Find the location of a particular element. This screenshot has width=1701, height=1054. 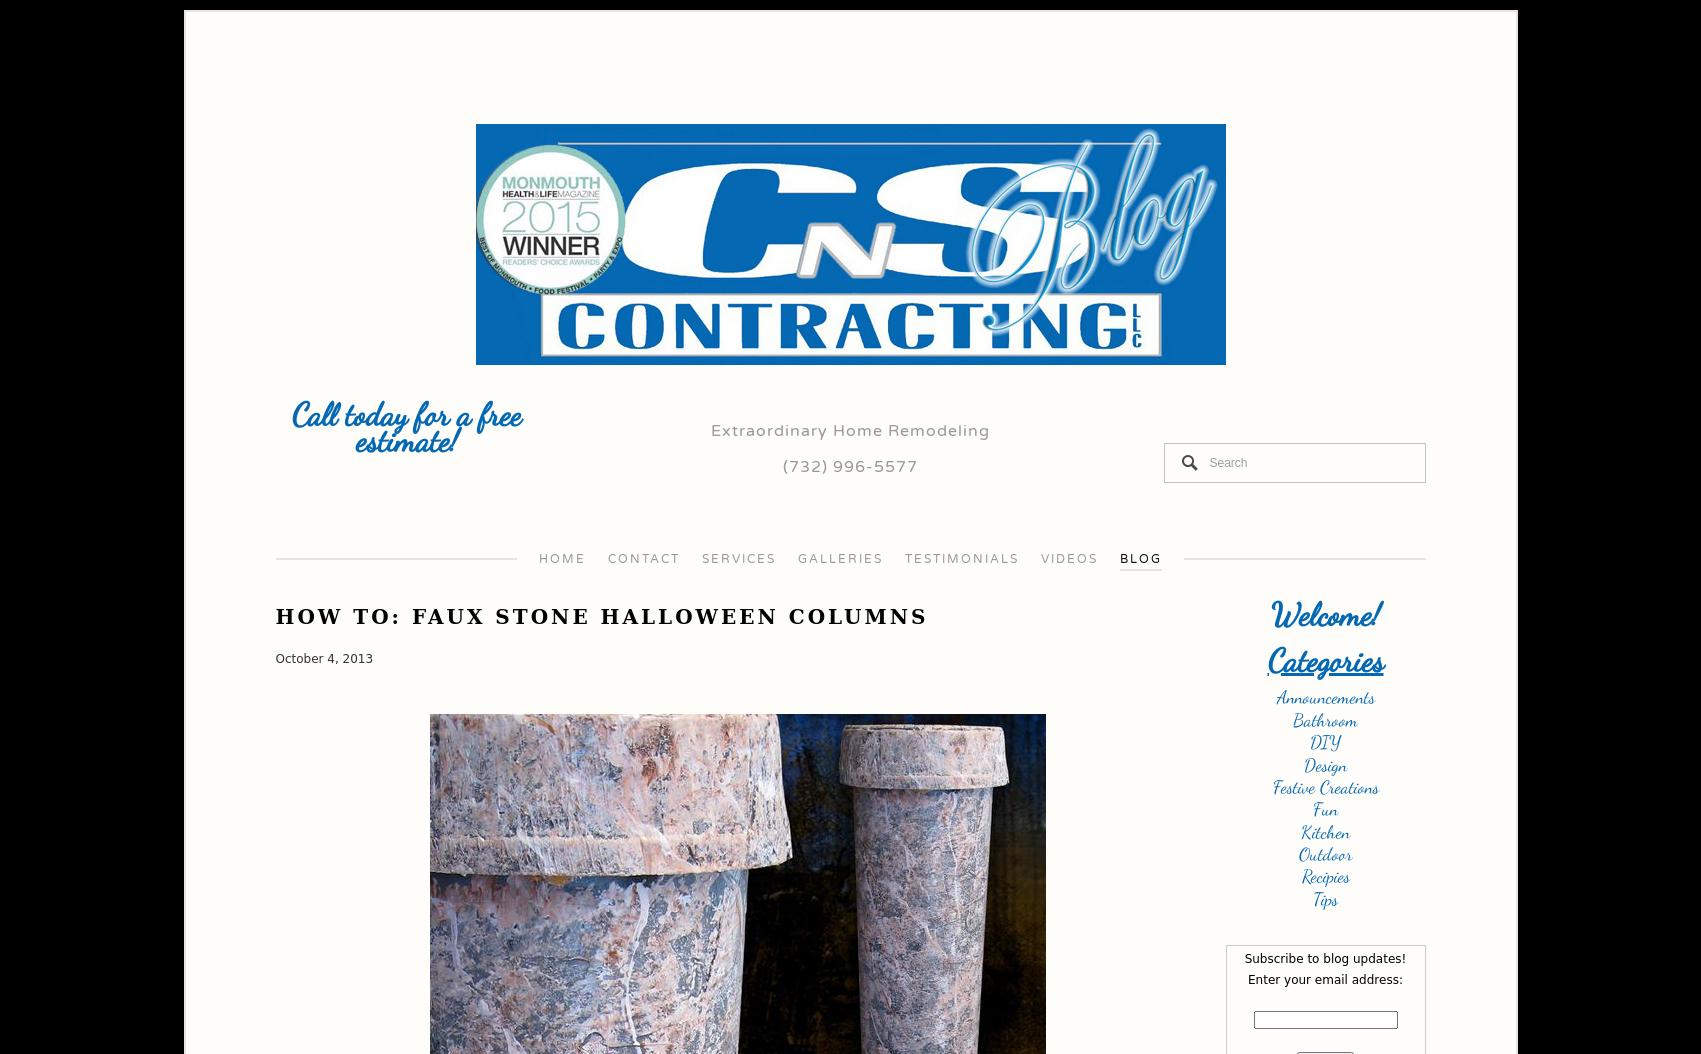

'Fun' is located at coordinates (1325, 808).